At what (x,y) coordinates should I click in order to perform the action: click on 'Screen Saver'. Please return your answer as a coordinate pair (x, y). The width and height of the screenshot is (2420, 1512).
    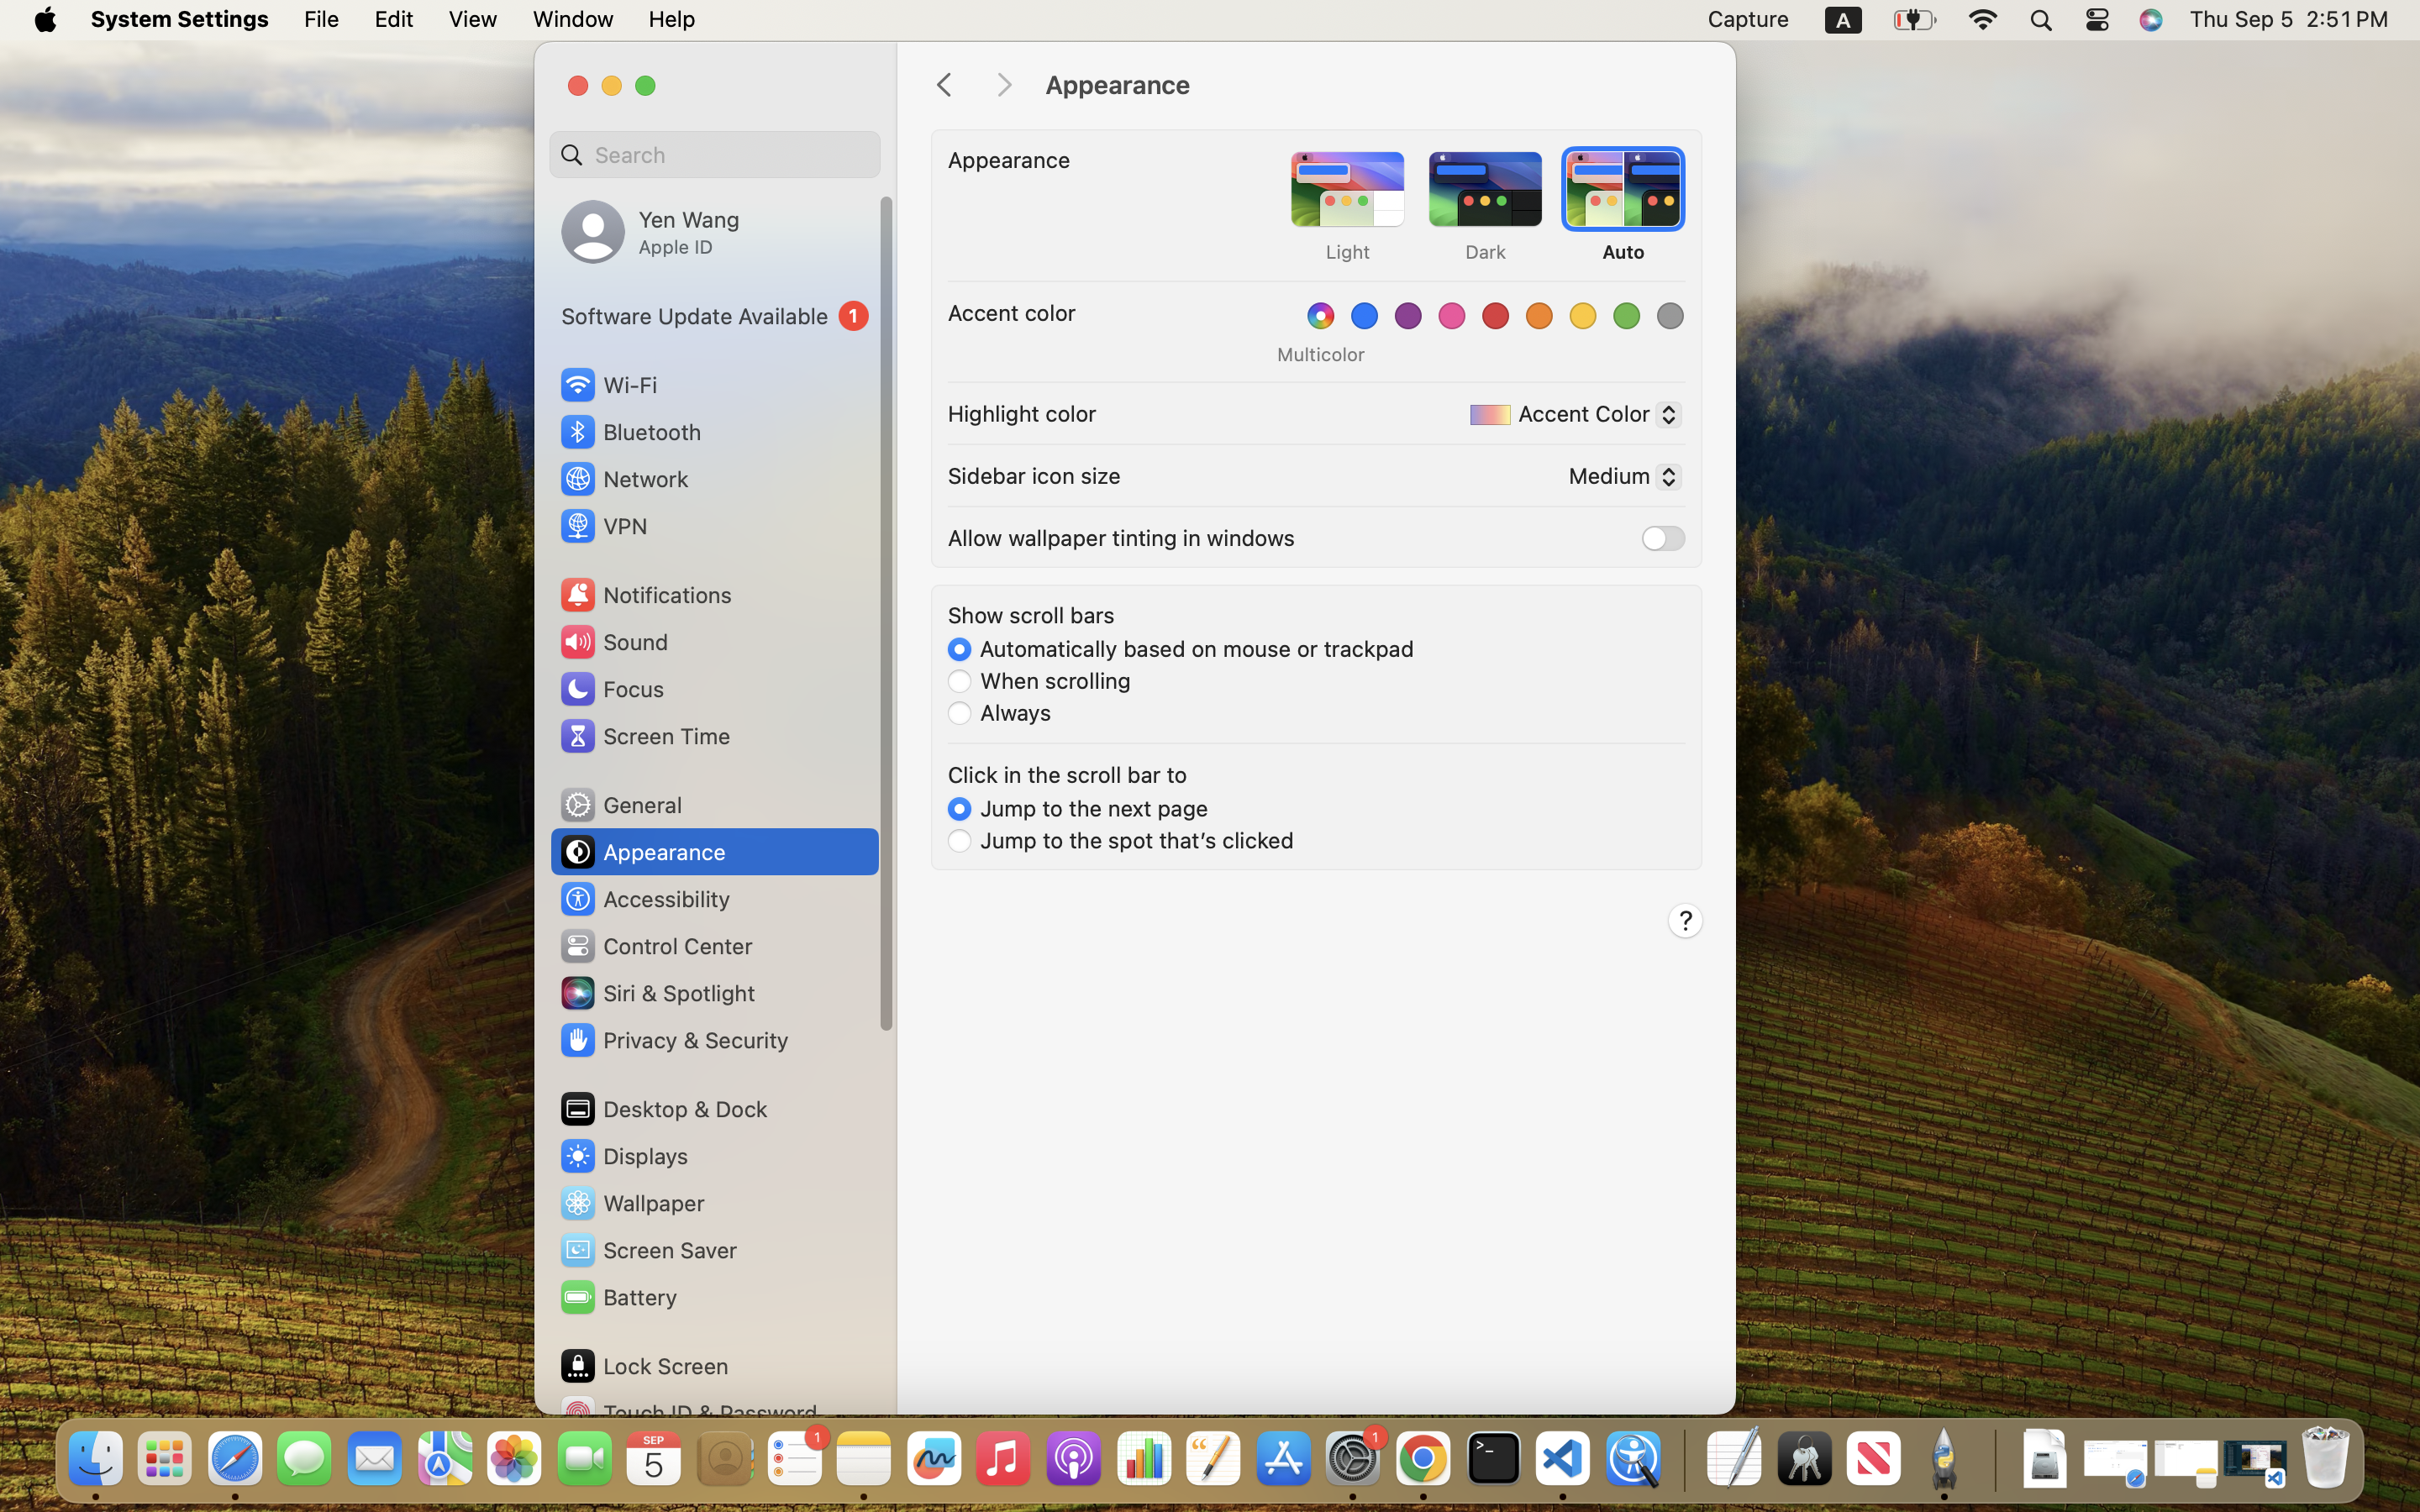
    Looking at the image, I should click on (646, 1250).